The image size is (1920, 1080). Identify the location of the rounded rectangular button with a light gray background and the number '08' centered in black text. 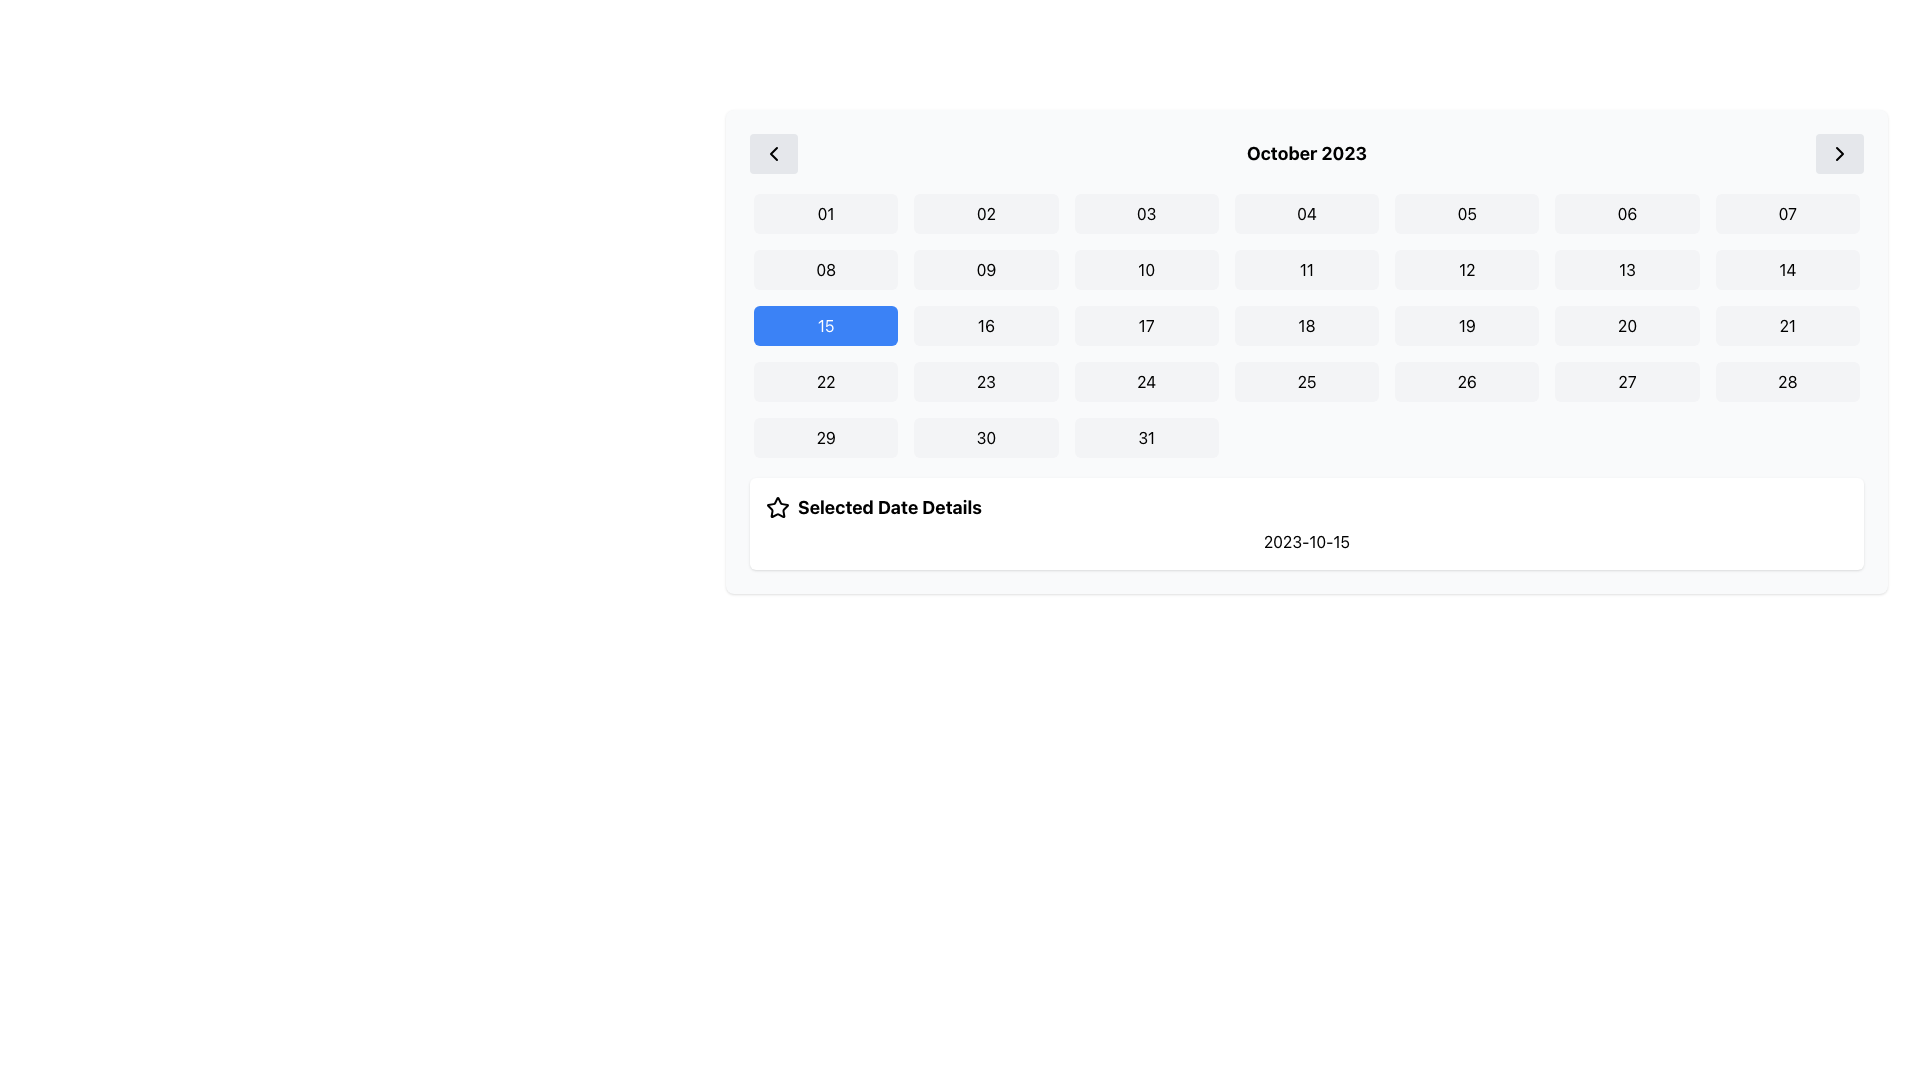
(826, 270).